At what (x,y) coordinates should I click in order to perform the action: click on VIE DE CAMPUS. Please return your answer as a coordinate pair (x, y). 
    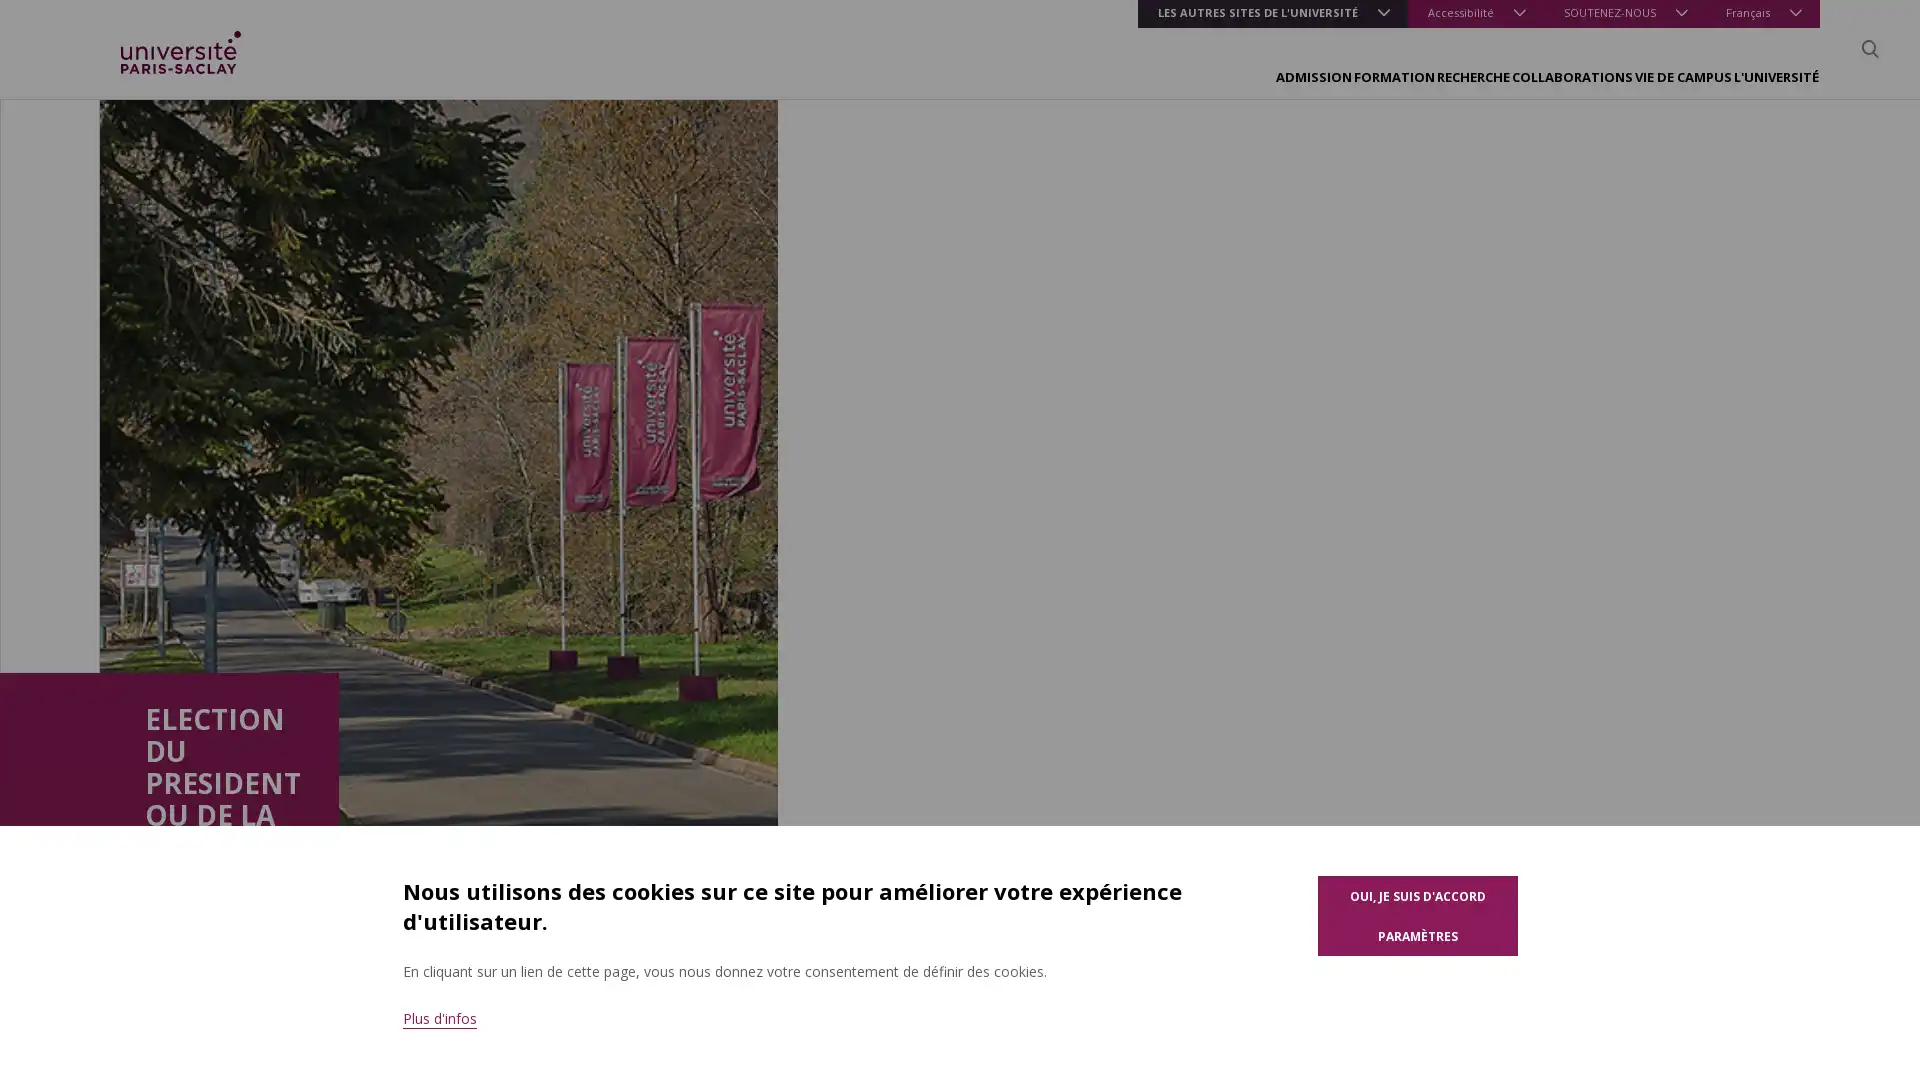
    Looking at the image, I should click on (1595, 68).